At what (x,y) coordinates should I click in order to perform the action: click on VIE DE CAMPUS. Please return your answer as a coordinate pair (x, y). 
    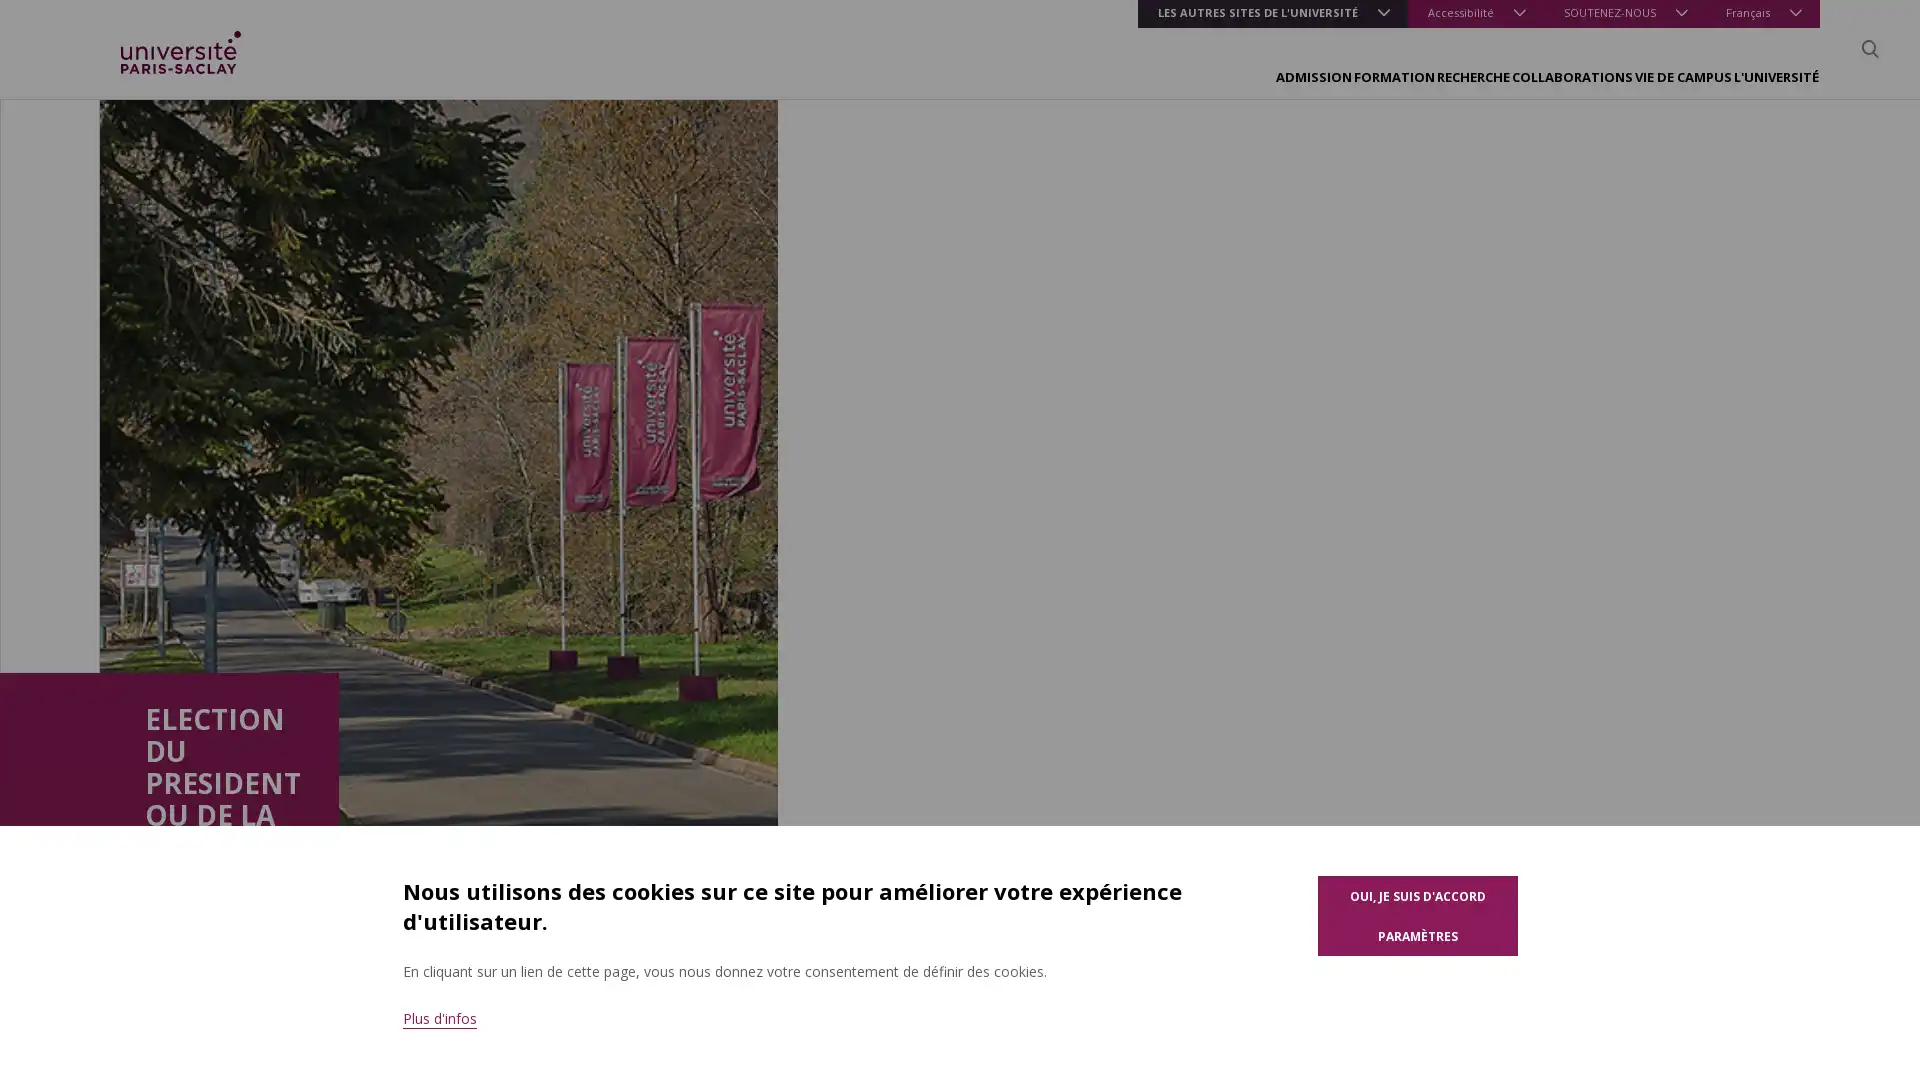
    Looking at the image, I should click on (1595, 68).